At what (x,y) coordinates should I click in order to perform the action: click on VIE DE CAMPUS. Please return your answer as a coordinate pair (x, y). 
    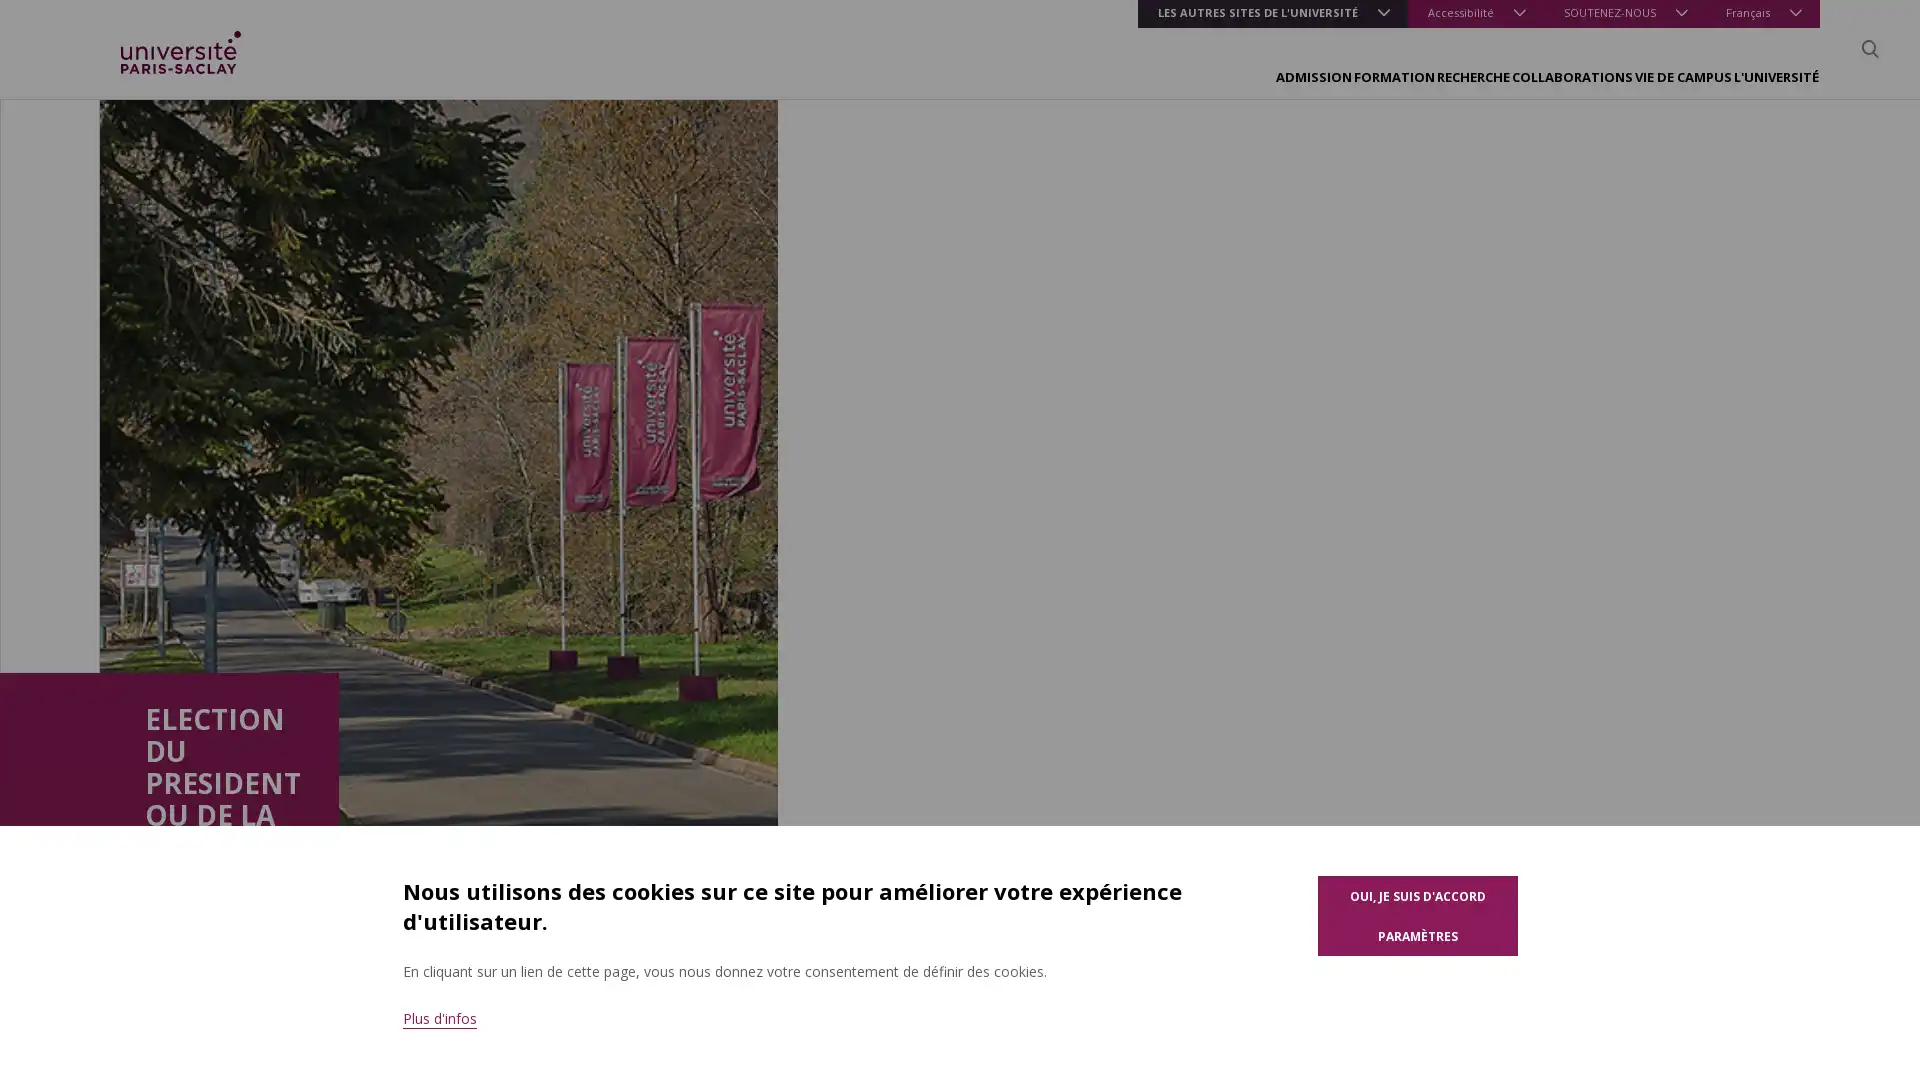
    Looking at the image, I should click on (1595, 68).